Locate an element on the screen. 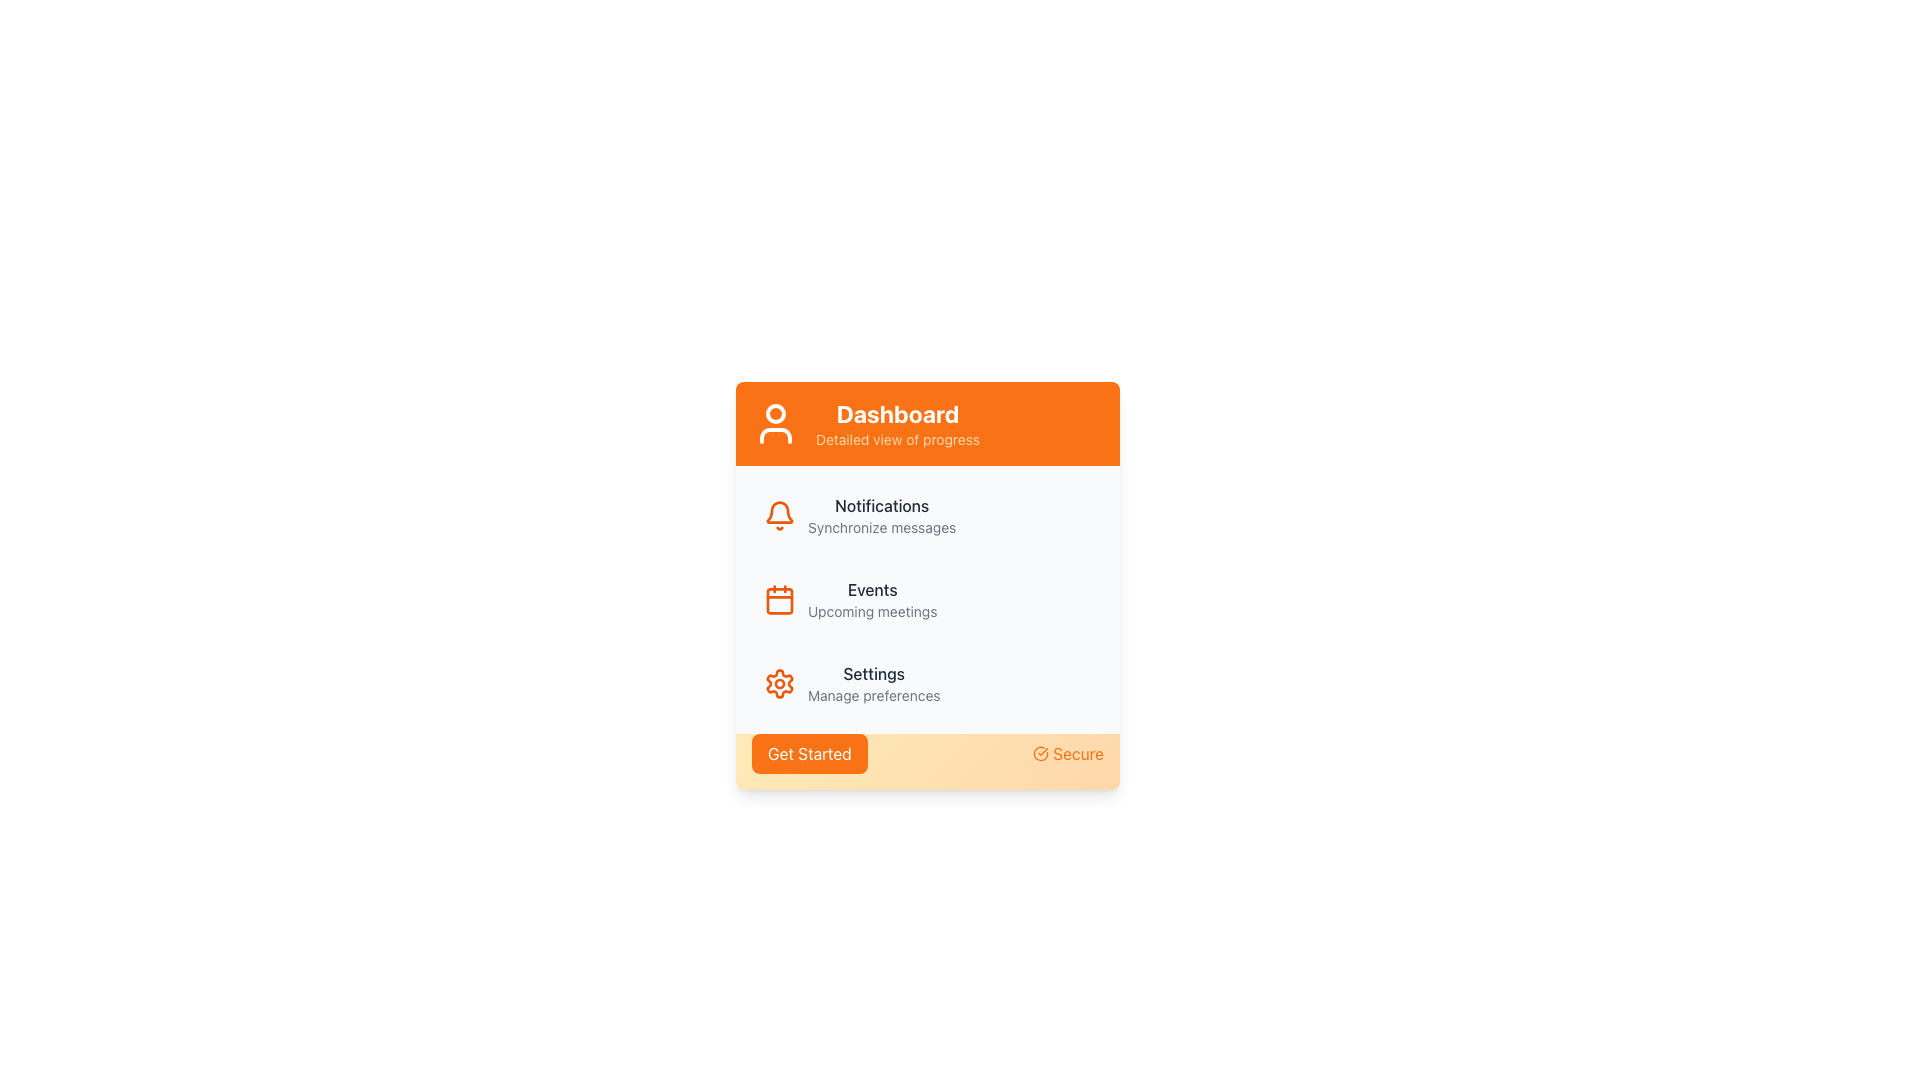  the text label that serves as a title for event-related features, positioned centrally below a calendar icon and above 'Upcoming meetings' is located at coordinates (872, 589).